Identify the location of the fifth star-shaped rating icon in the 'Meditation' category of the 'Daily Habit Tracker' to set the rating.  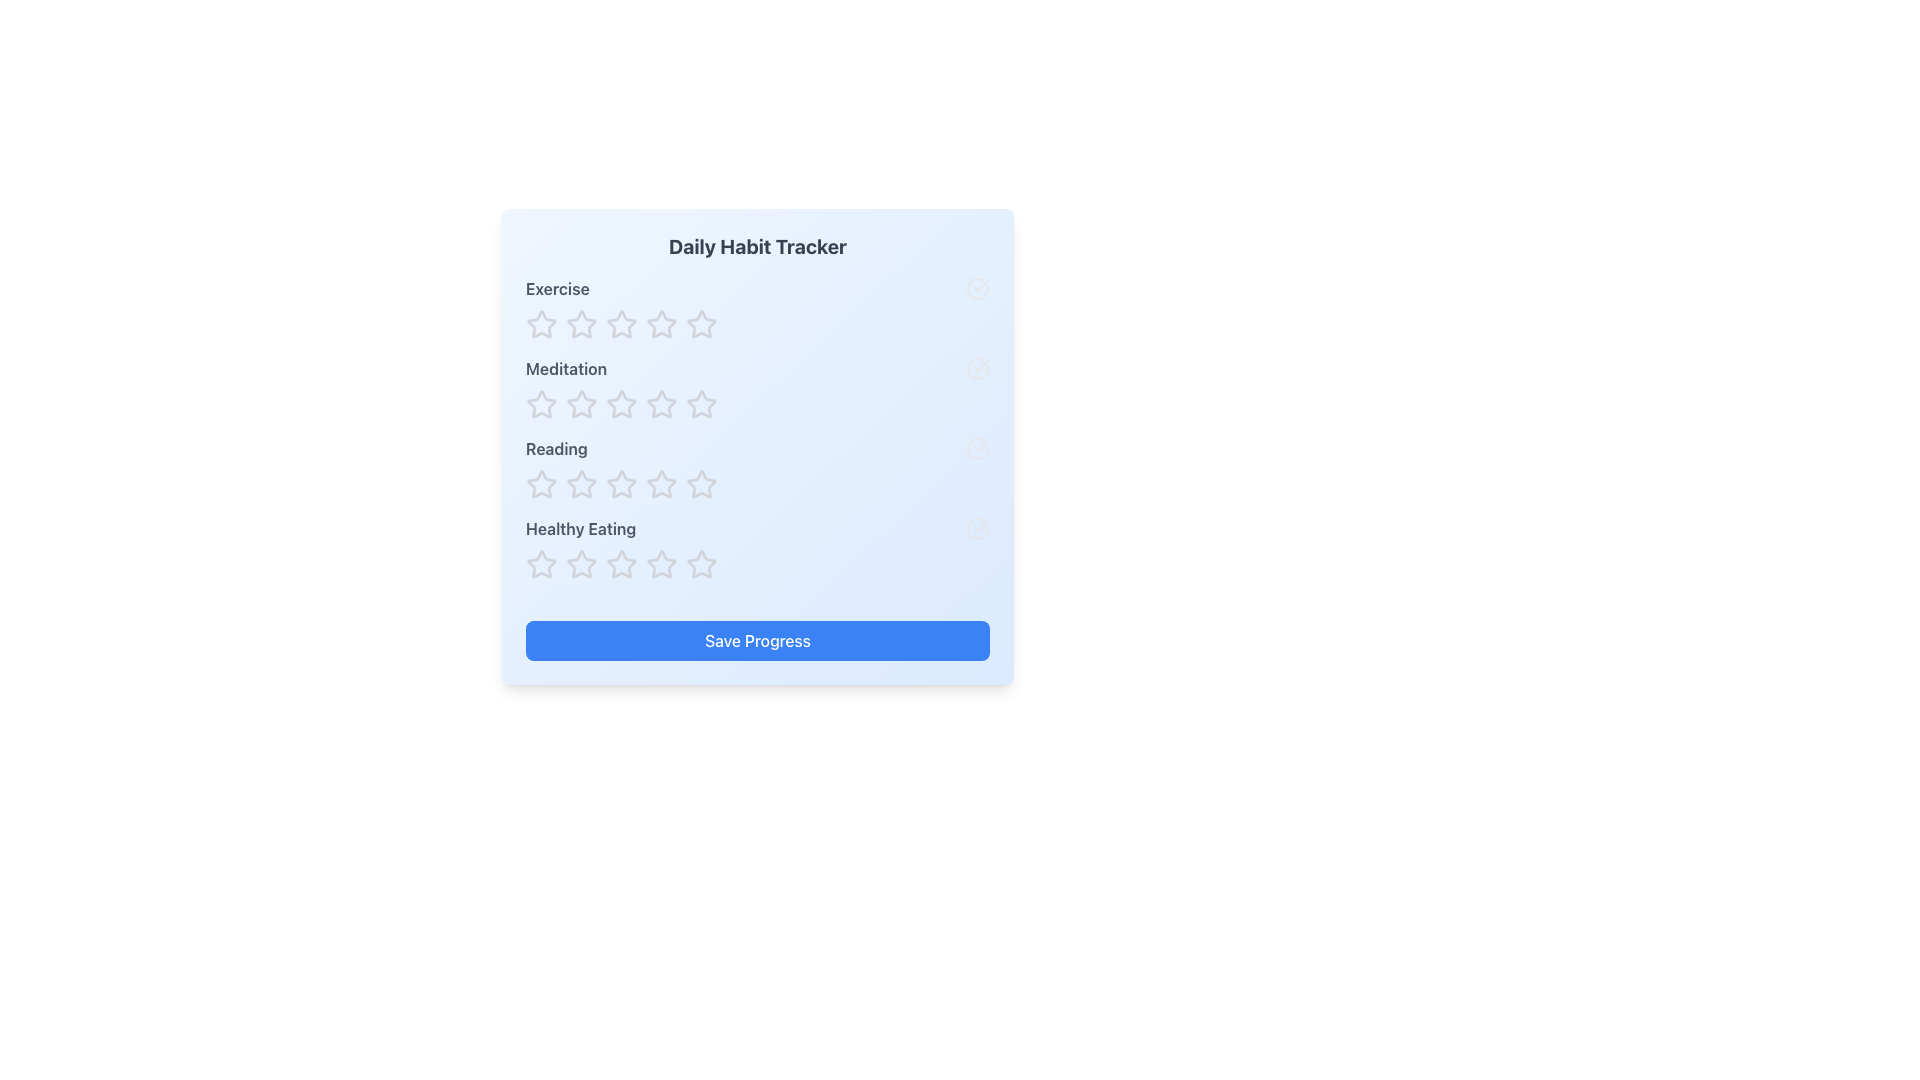
(701, 405).